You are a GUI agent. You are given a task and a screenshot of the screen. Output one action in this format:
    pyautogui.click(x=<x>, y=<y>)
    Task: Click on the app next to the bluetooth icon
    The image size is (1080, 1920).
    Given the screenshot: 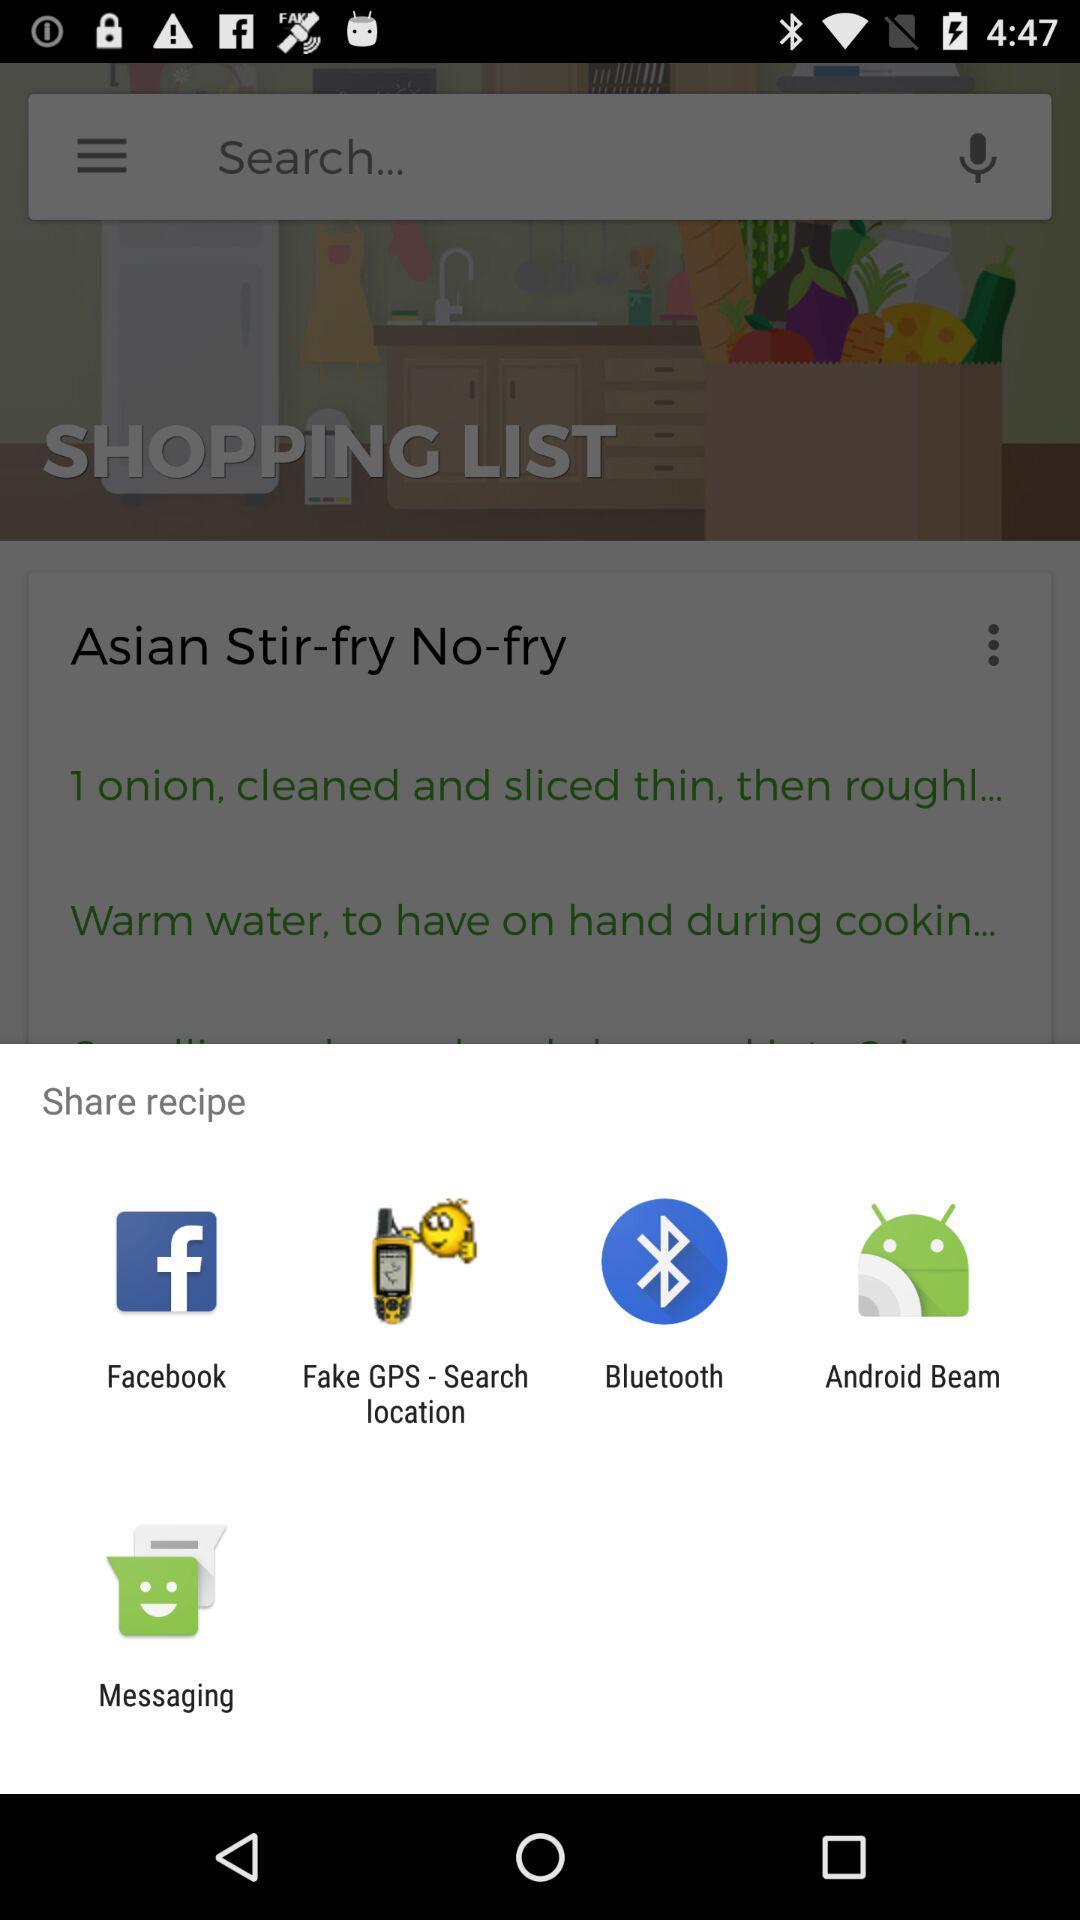 What is the action you would take?
    pyautogui.click(x=913, y=1392)
    